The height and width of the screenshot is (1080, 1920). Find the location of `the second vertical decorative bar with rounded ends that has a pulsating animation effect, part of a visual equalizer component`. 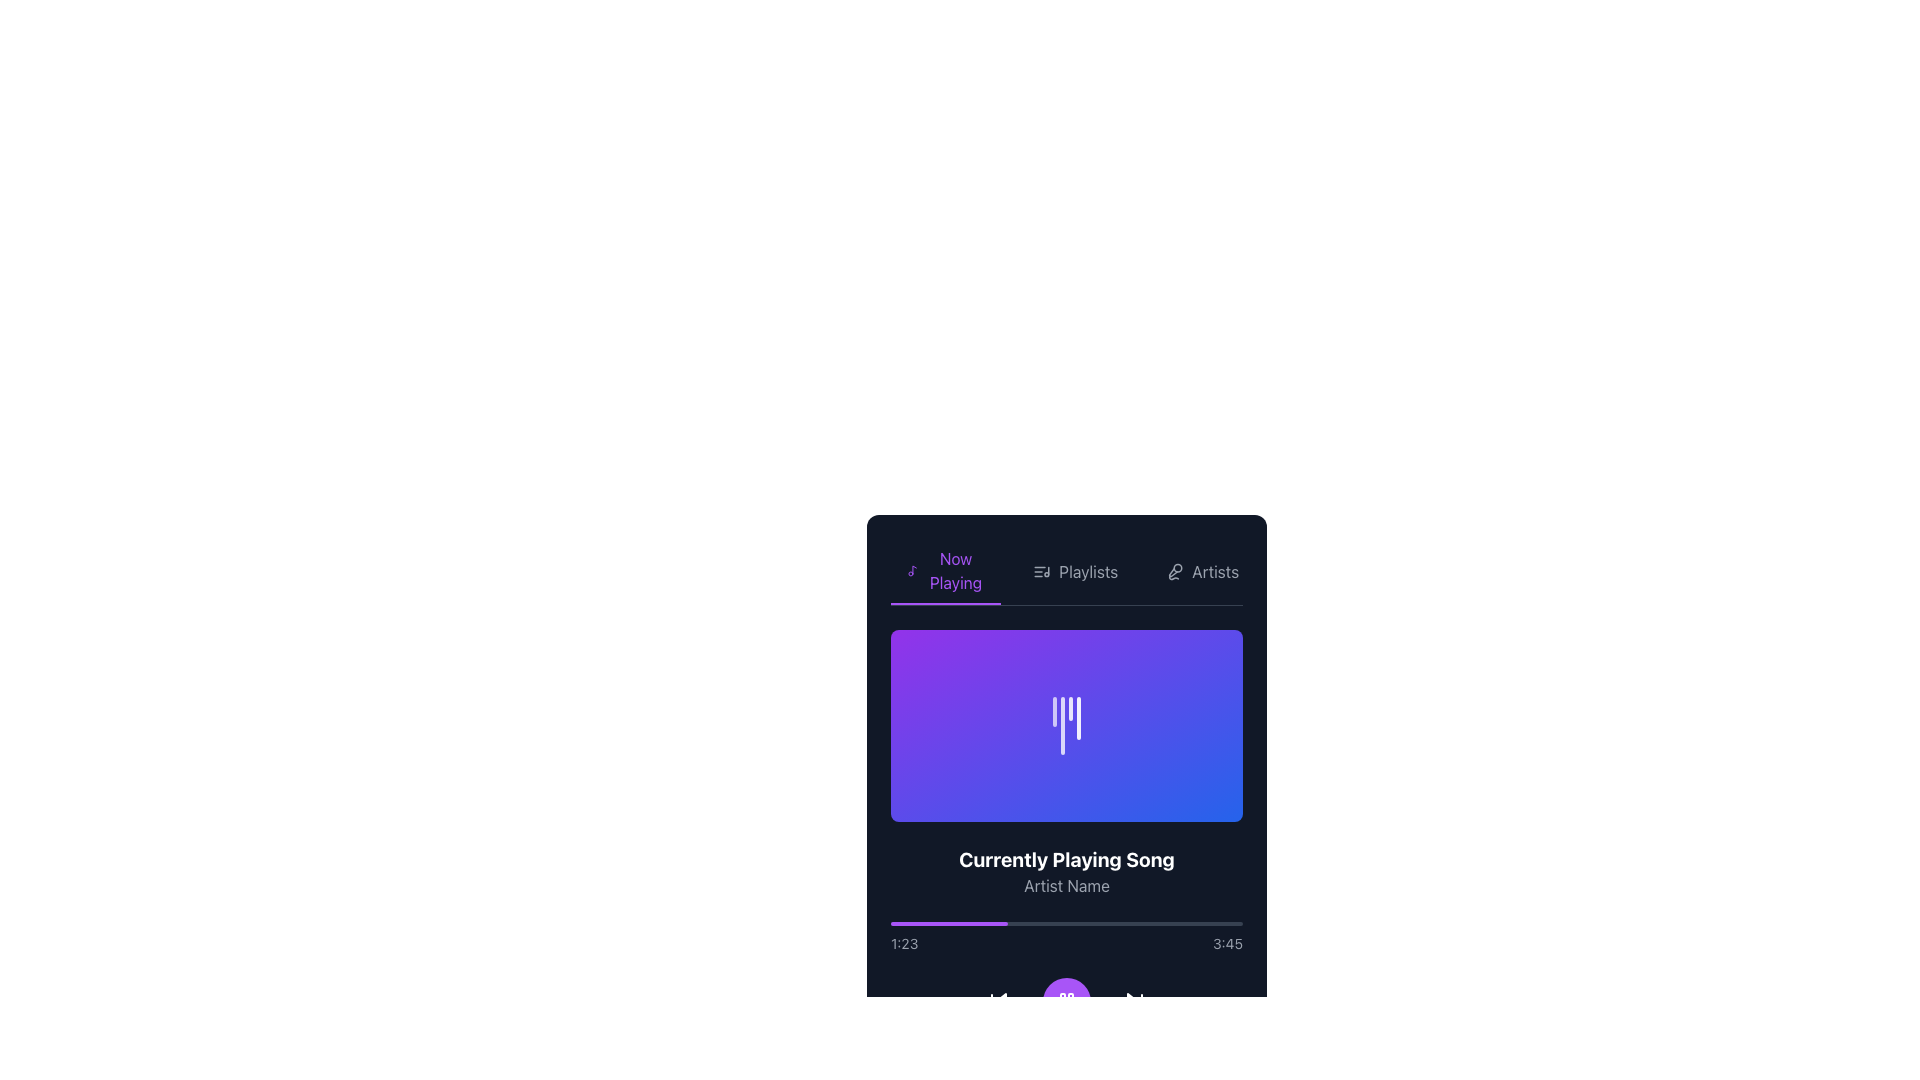

the second vertical decorative bar with rounded ends that has a pulsating animation effect, part of a visual equalizer component is located at coordinates (1061, 725).